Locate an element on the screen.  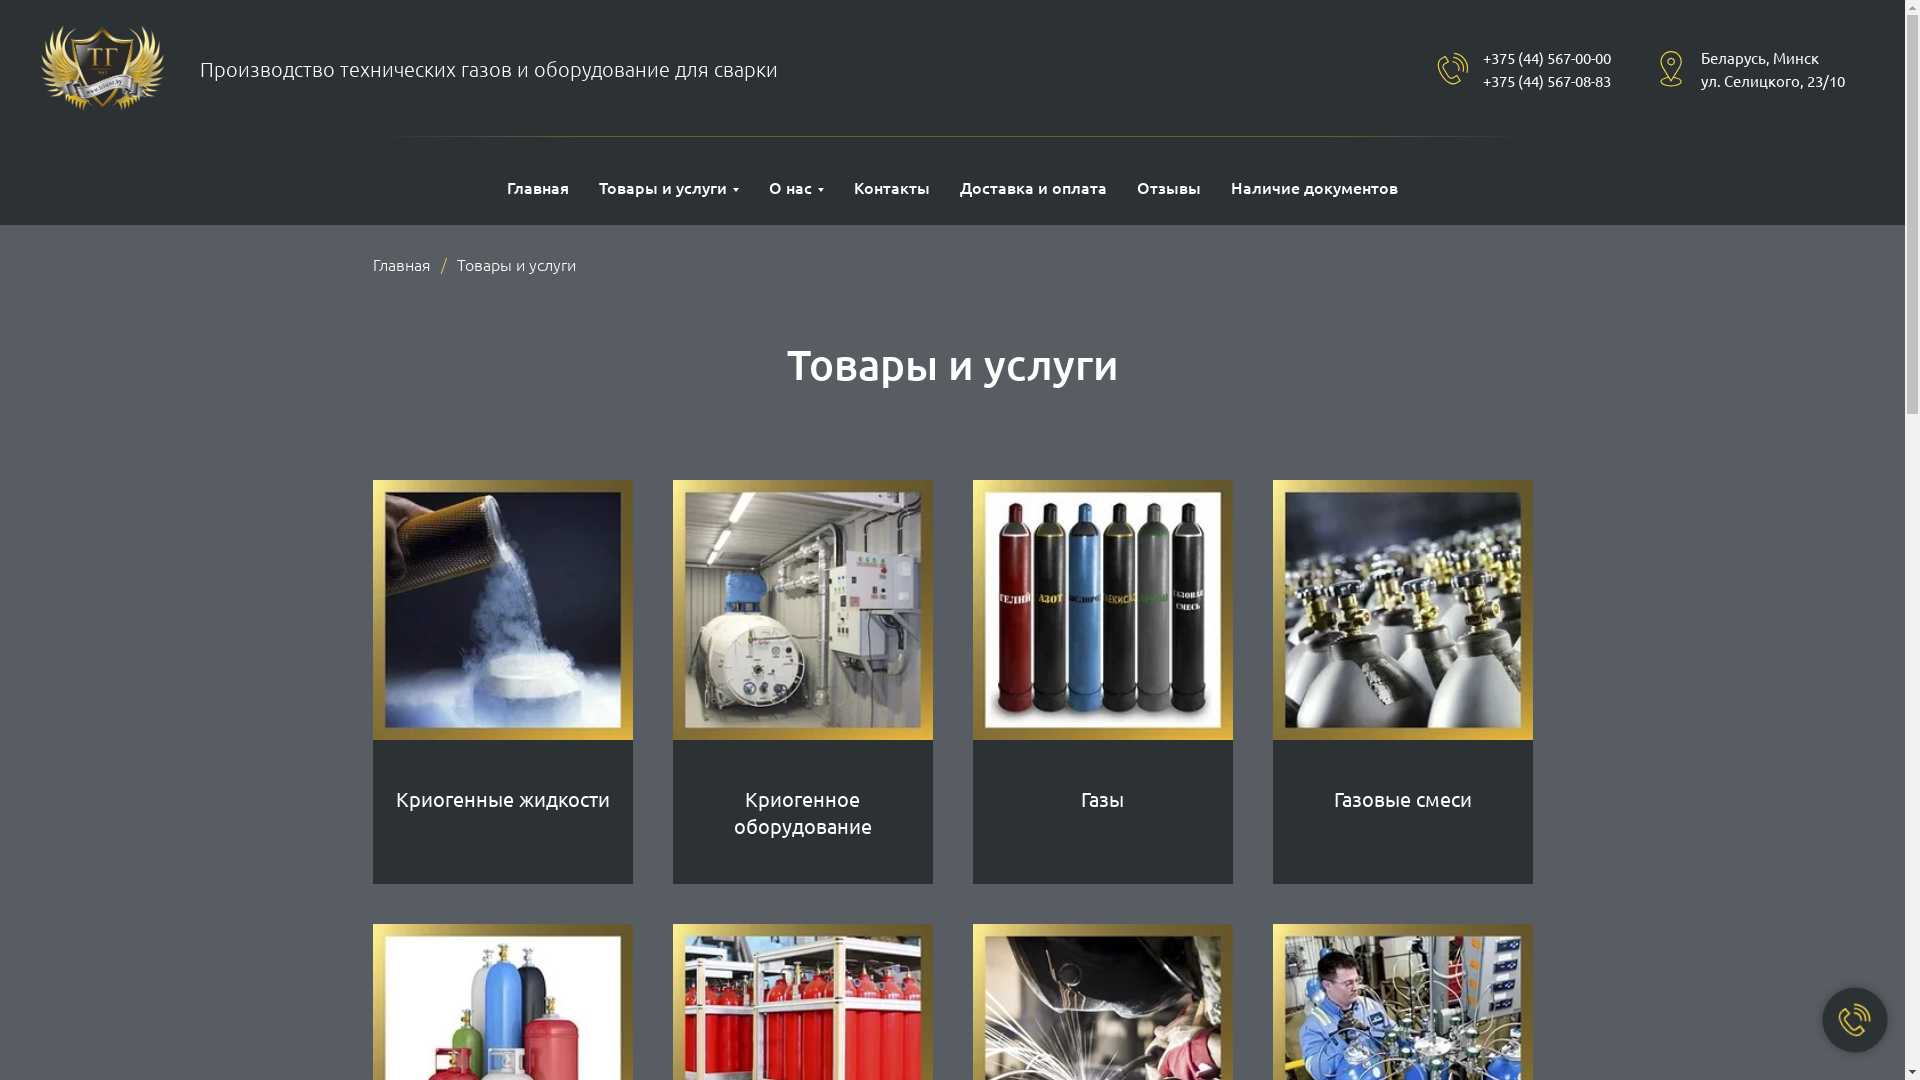
'+375 (44) 567-00-00' is located at coordinates (1545, 56).